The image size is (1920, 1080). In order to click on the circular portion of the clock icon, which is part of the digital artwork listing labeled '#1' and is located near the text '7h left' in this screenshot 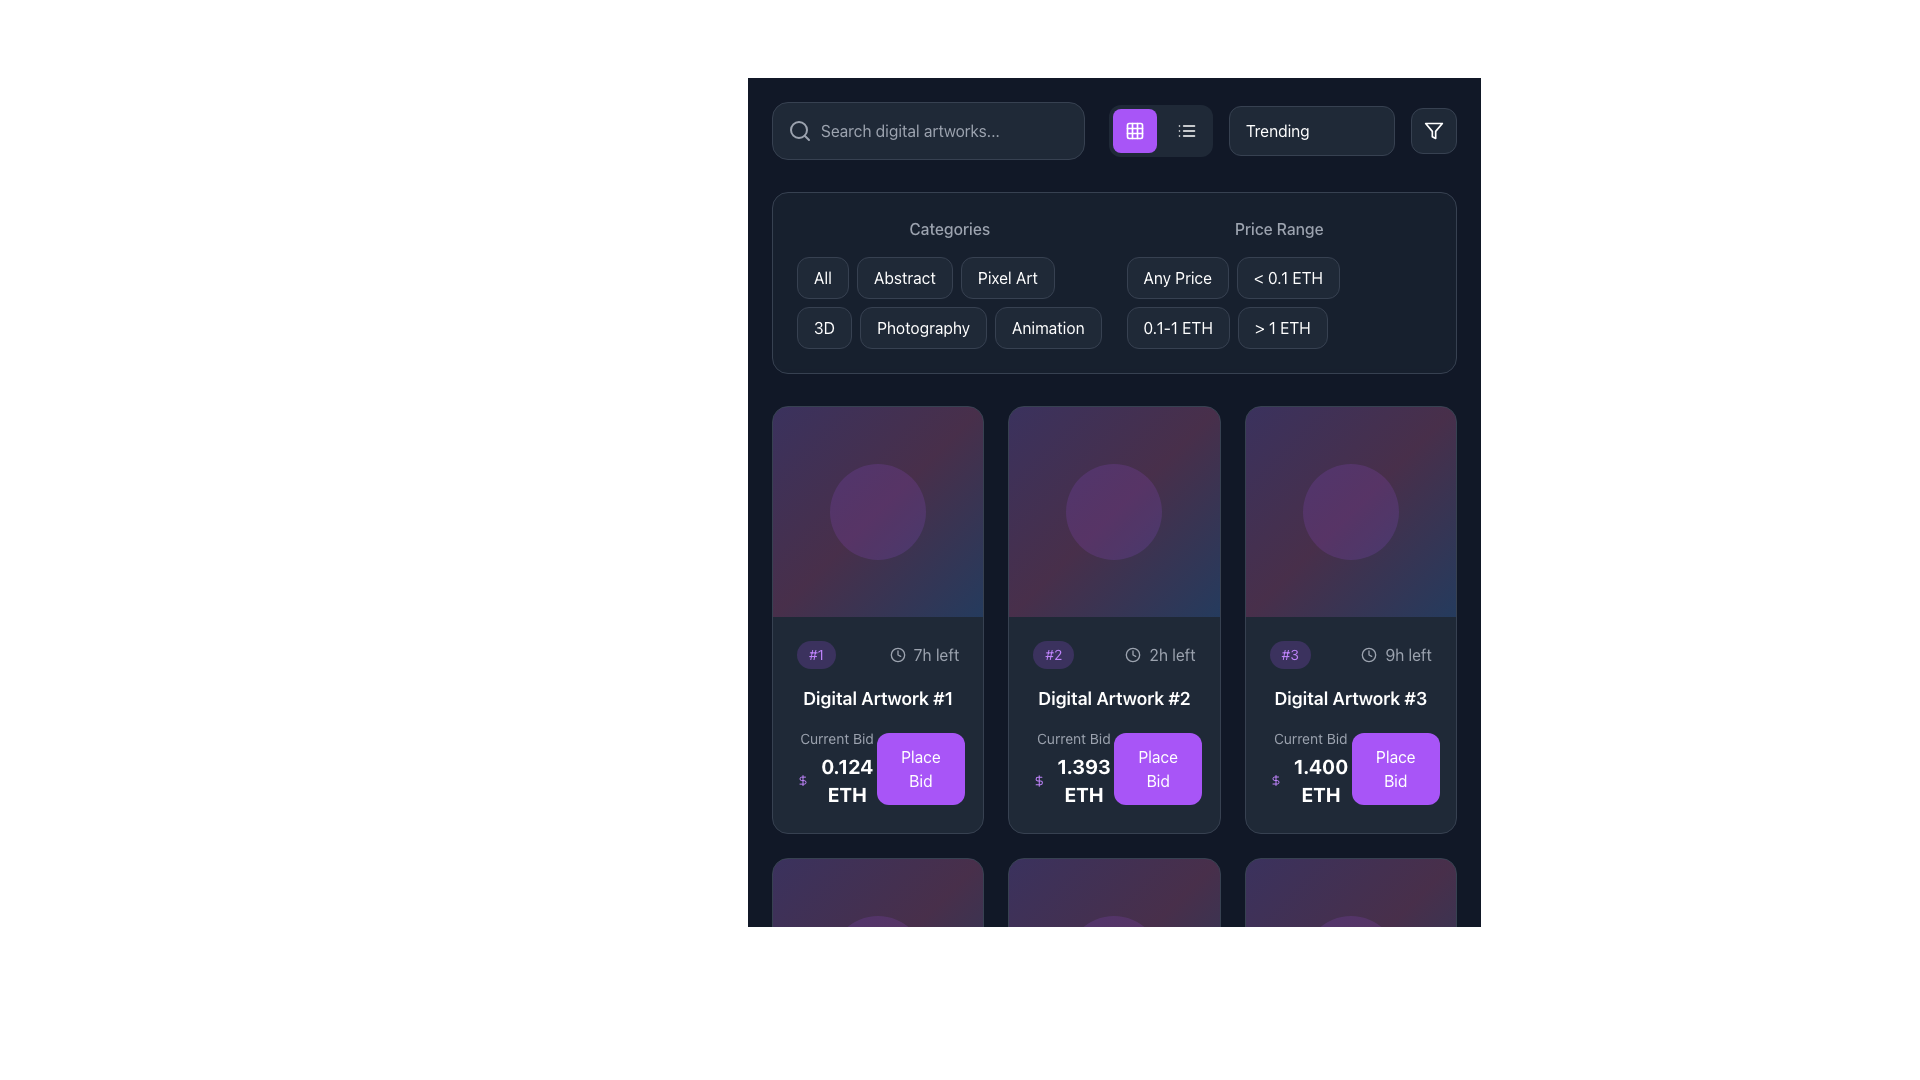, I will do `click(896, 655)`.